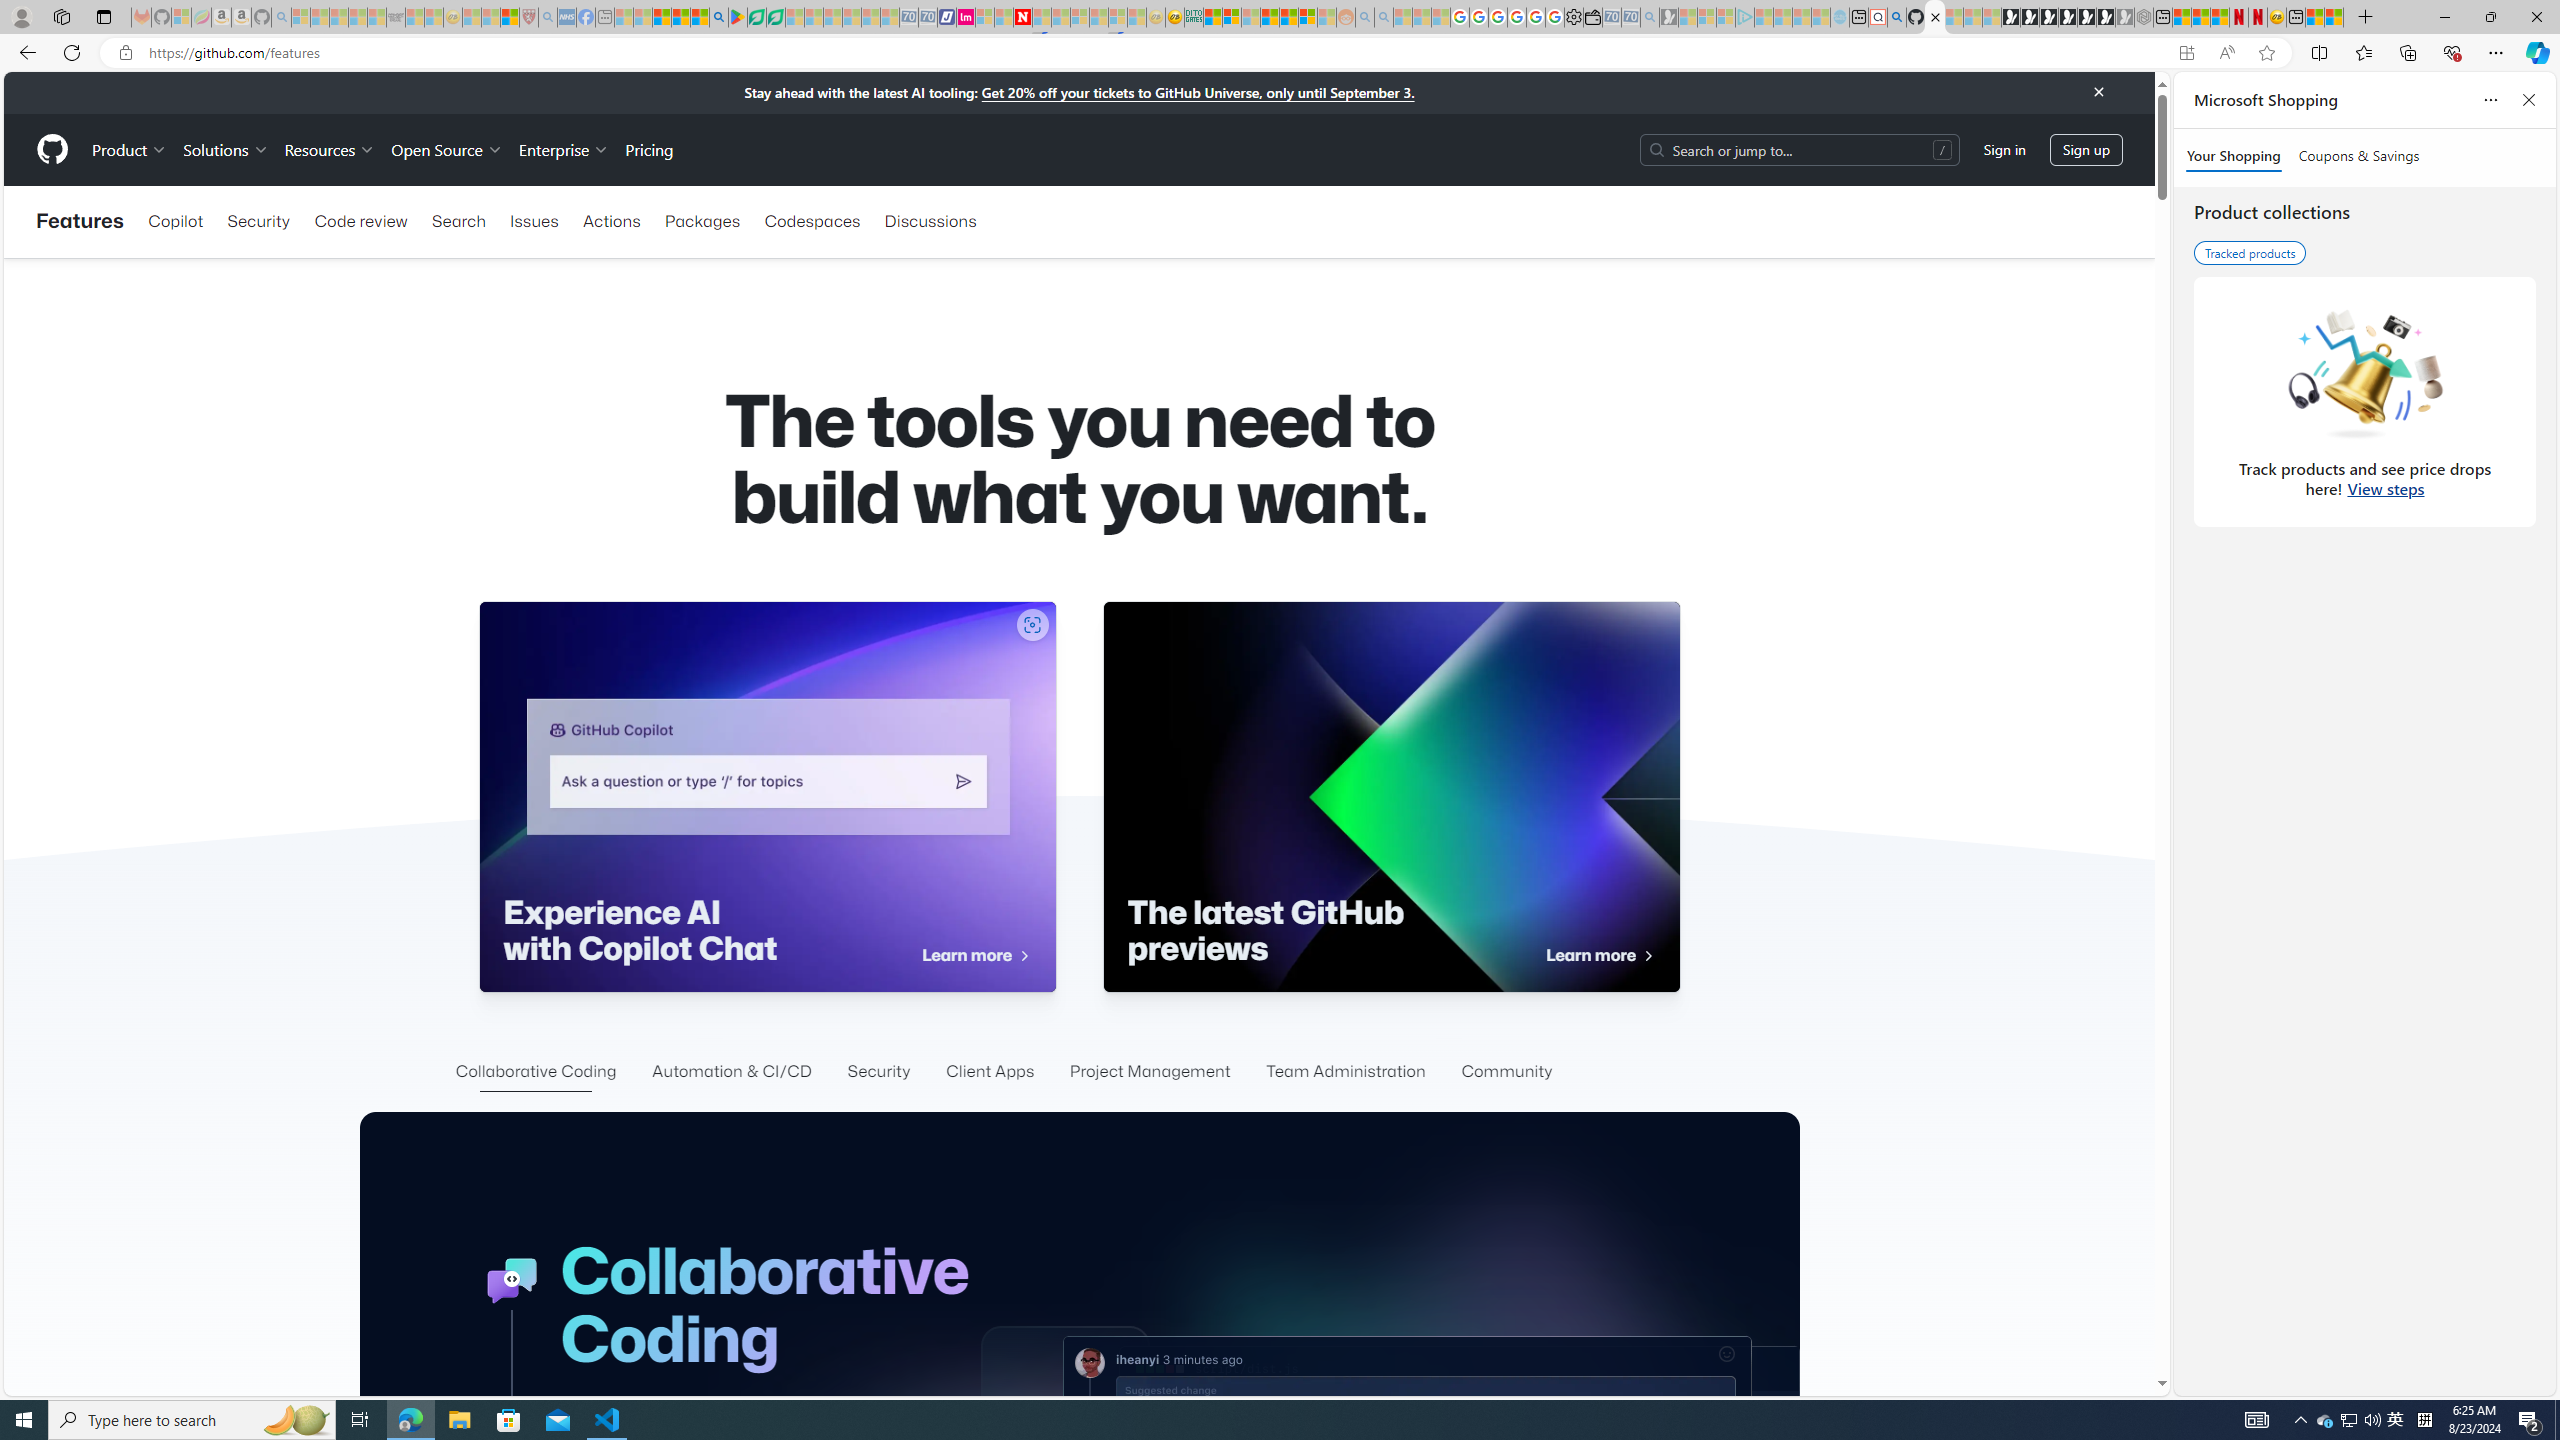 The image size is (2560, 1440). Describe the element at coordinates (648, 149) in the screenshot. I see `'Pricing'` at that location.